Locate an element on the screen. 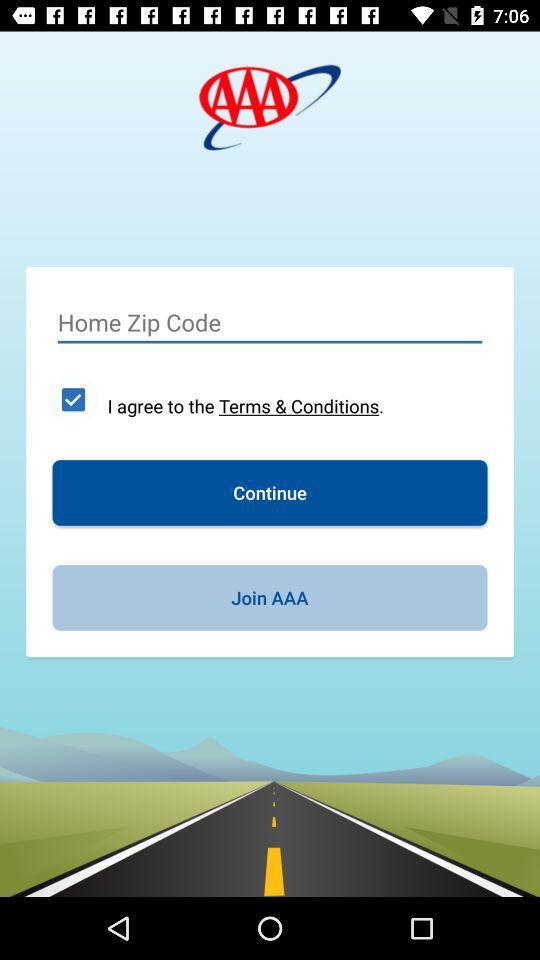 Image resolution: width=540 pixels, height=960 pixels. the item above continue is located at coordinates (245, 405).